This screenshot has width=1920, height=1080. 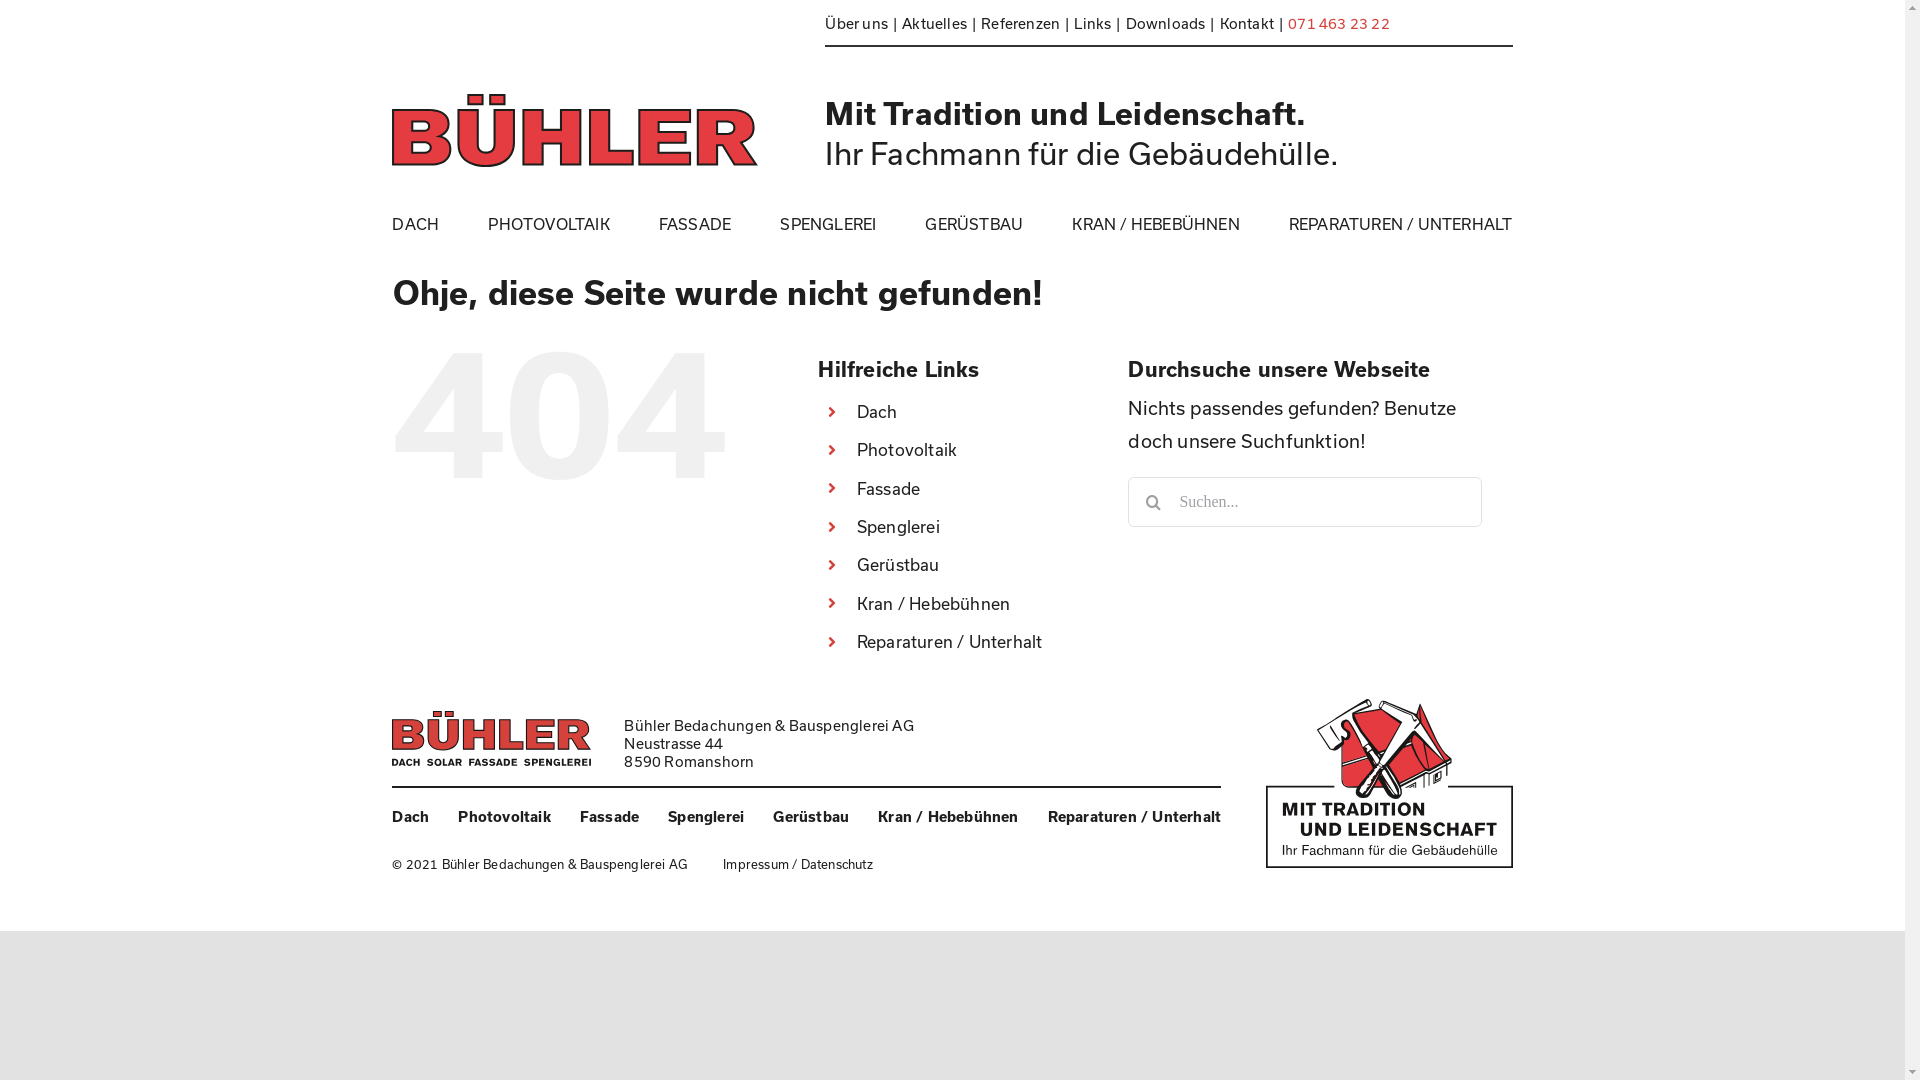 I want to click on 'Referenzen', so click(x=1027, y=22).